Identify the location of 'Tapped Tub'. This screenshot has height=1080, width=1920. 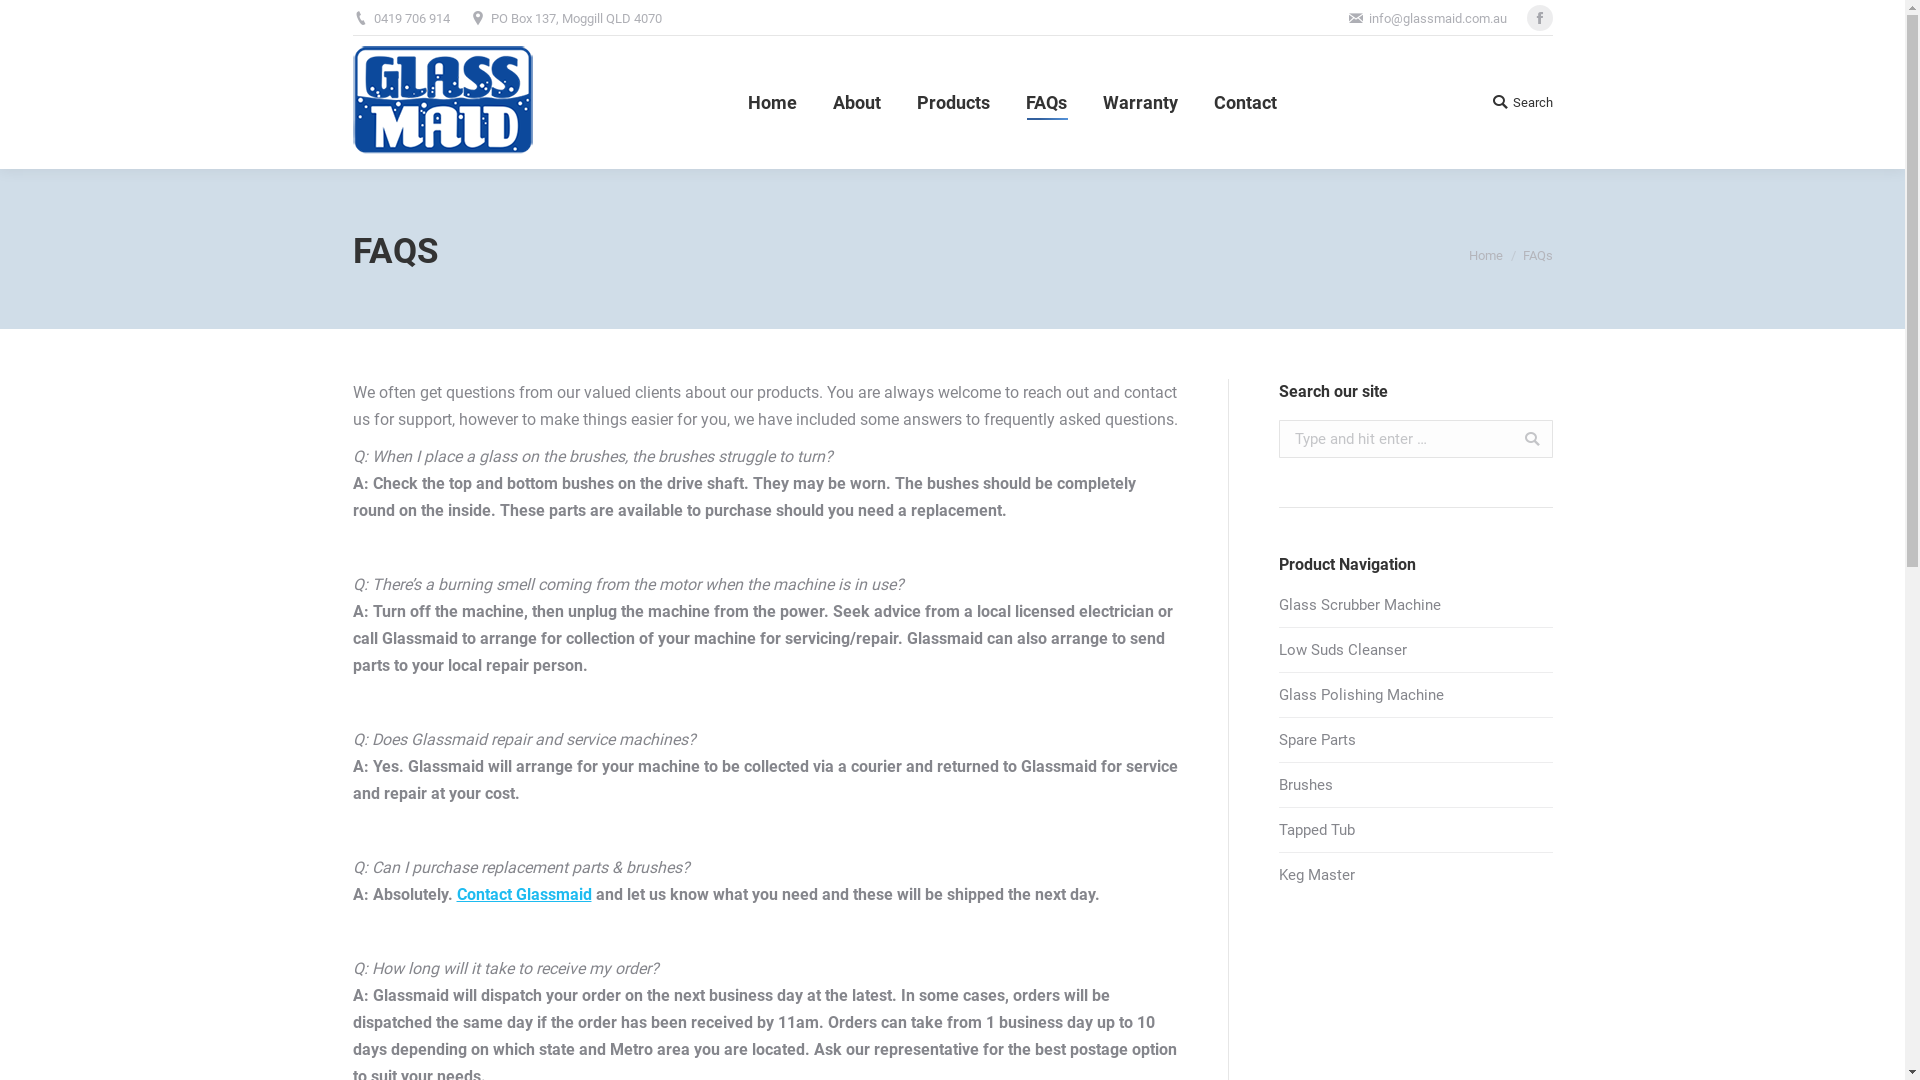
(1315, 830).